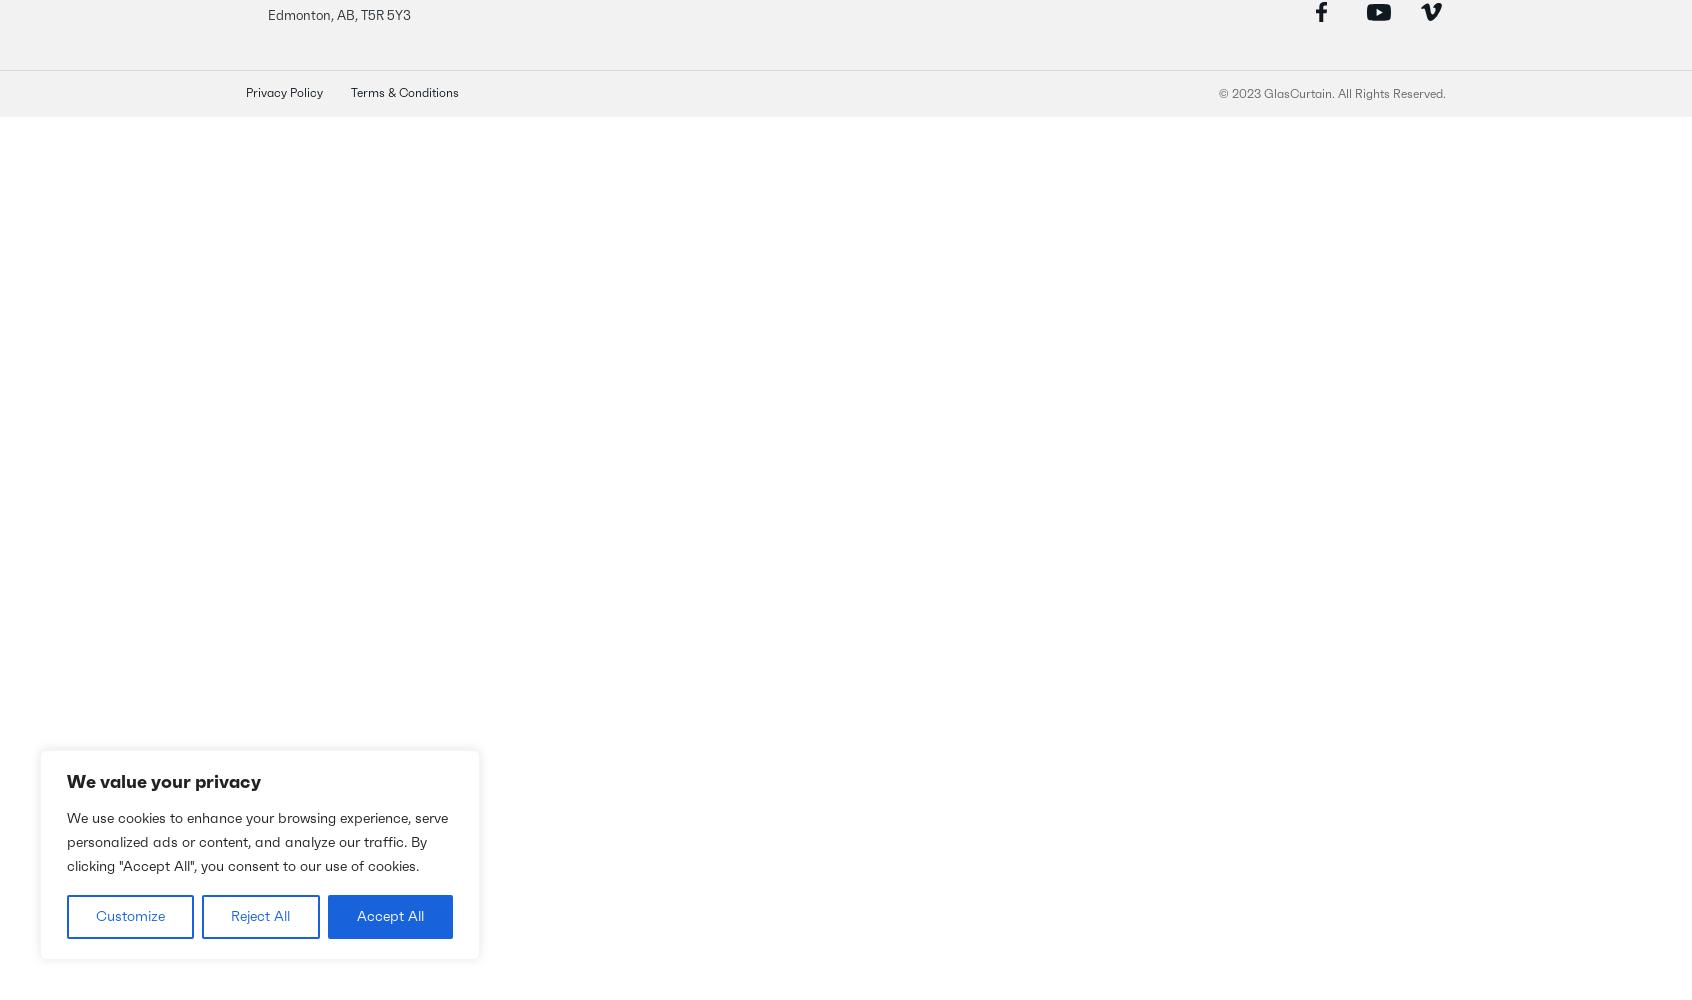 The width and height of the screenshot is (1692, 1000). I want to click on '© 2023 GlasCurtain. All Rights Reserved.', so click(1331, 93).